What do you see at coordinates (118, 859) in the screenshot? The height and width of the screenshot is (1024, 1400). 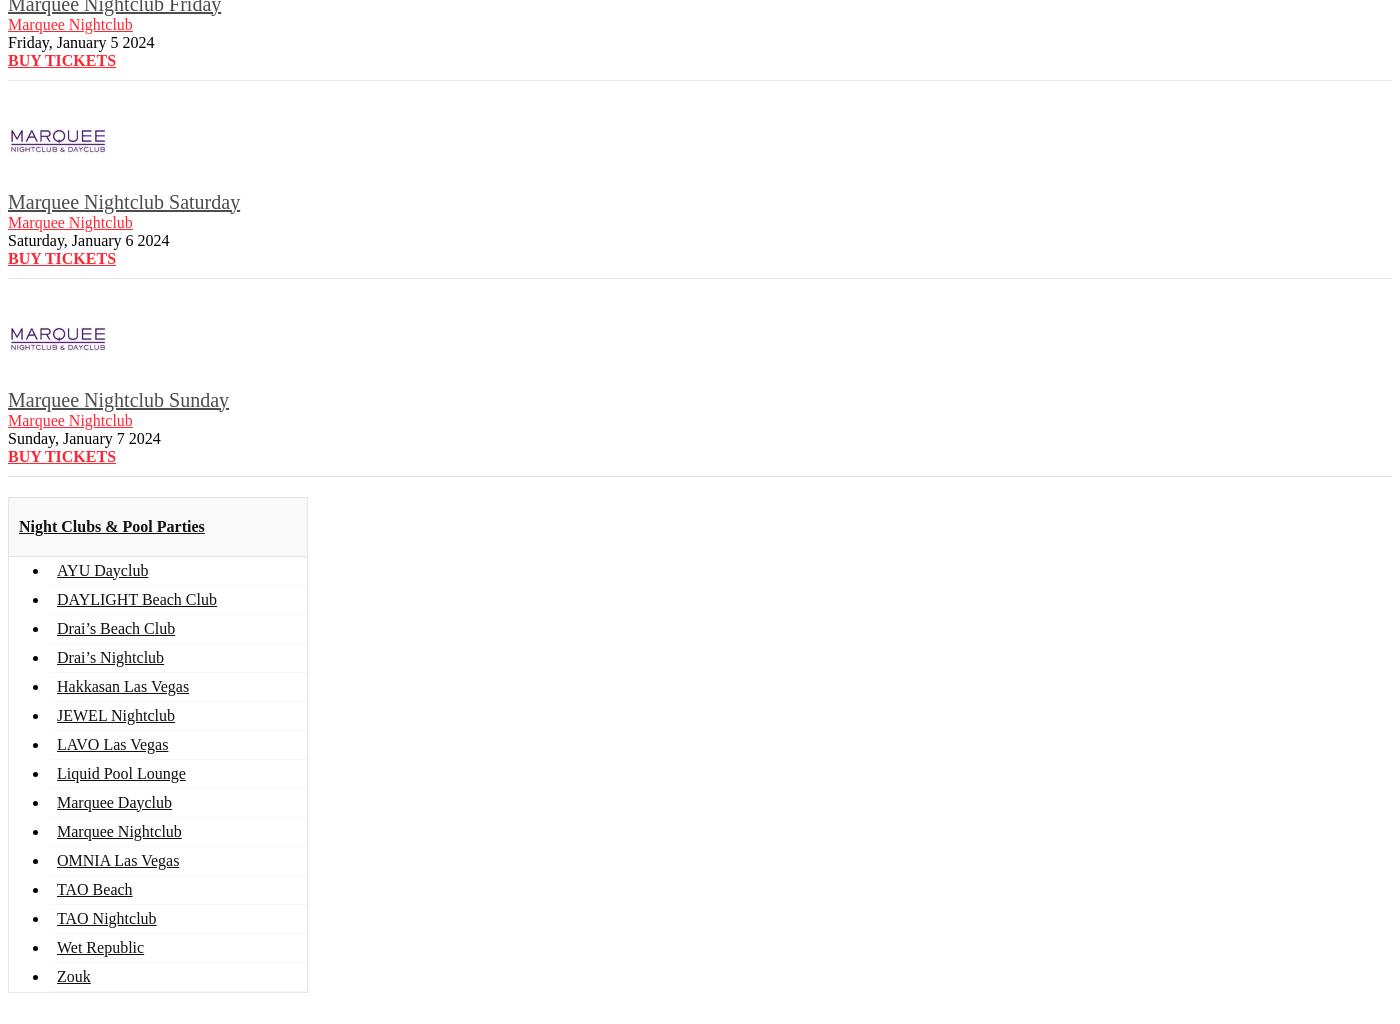 I see `'OMNIA Las Vegas'` at bounding box center [118, 859].